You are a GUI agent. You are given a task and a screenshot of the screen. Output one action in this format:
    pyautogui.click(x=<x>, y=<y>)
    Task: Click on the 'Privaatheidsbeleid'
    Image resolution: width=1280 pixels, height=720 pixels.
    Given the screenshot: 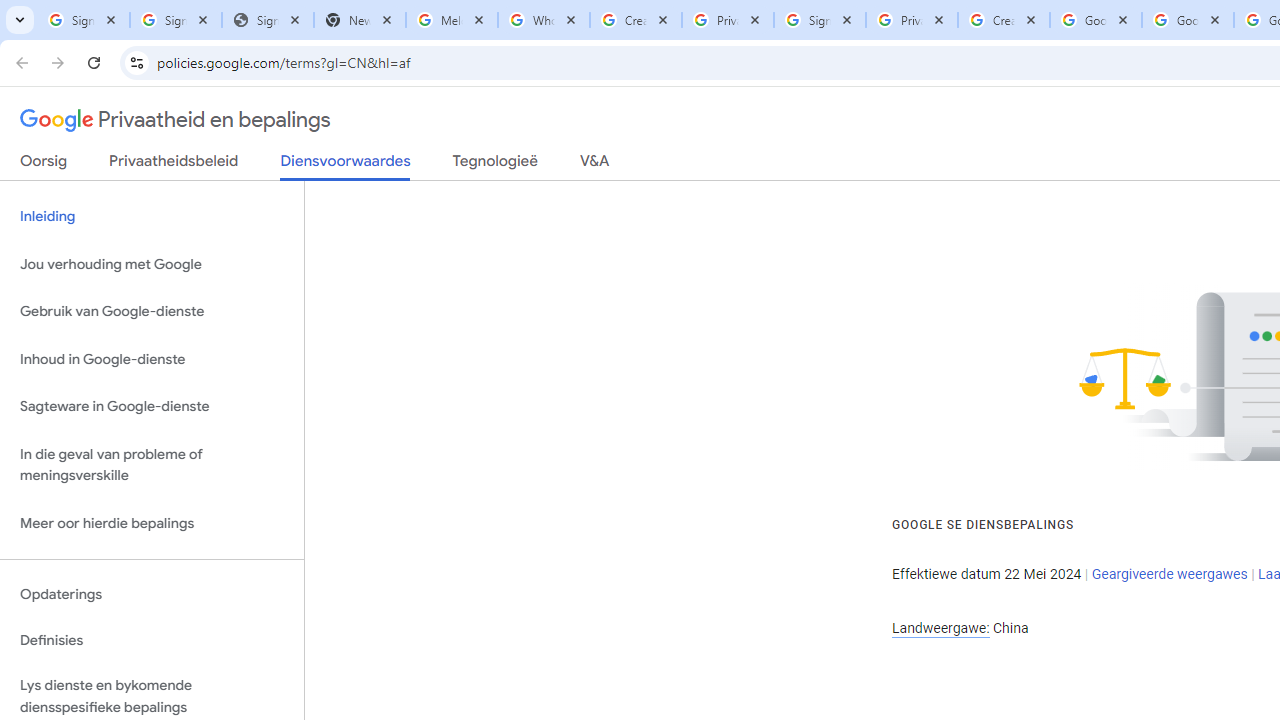 What is the action you would take?
    pyautogui.click(x=174, y=164)
    